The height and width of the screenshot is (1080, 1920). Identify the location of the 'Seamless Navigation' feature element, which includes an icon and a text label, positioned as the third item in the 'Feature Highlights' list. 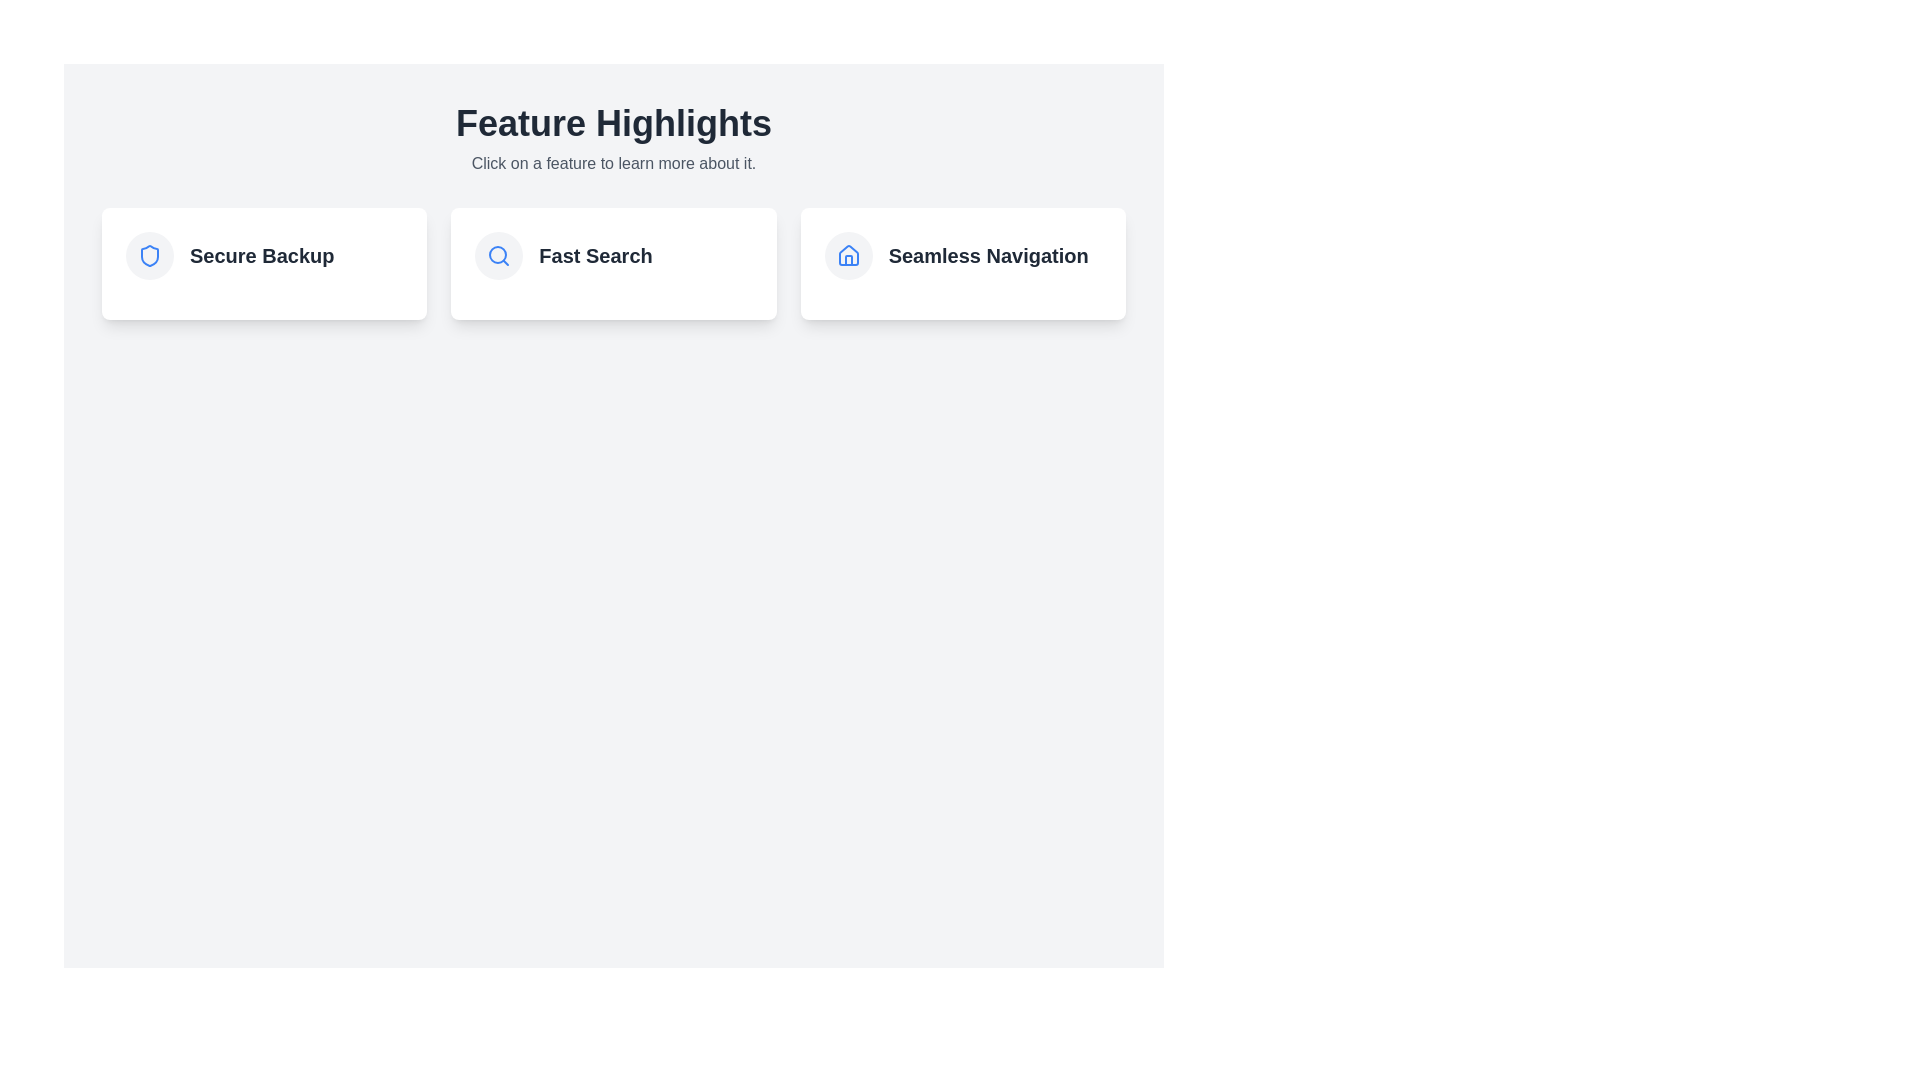
(963, 254).